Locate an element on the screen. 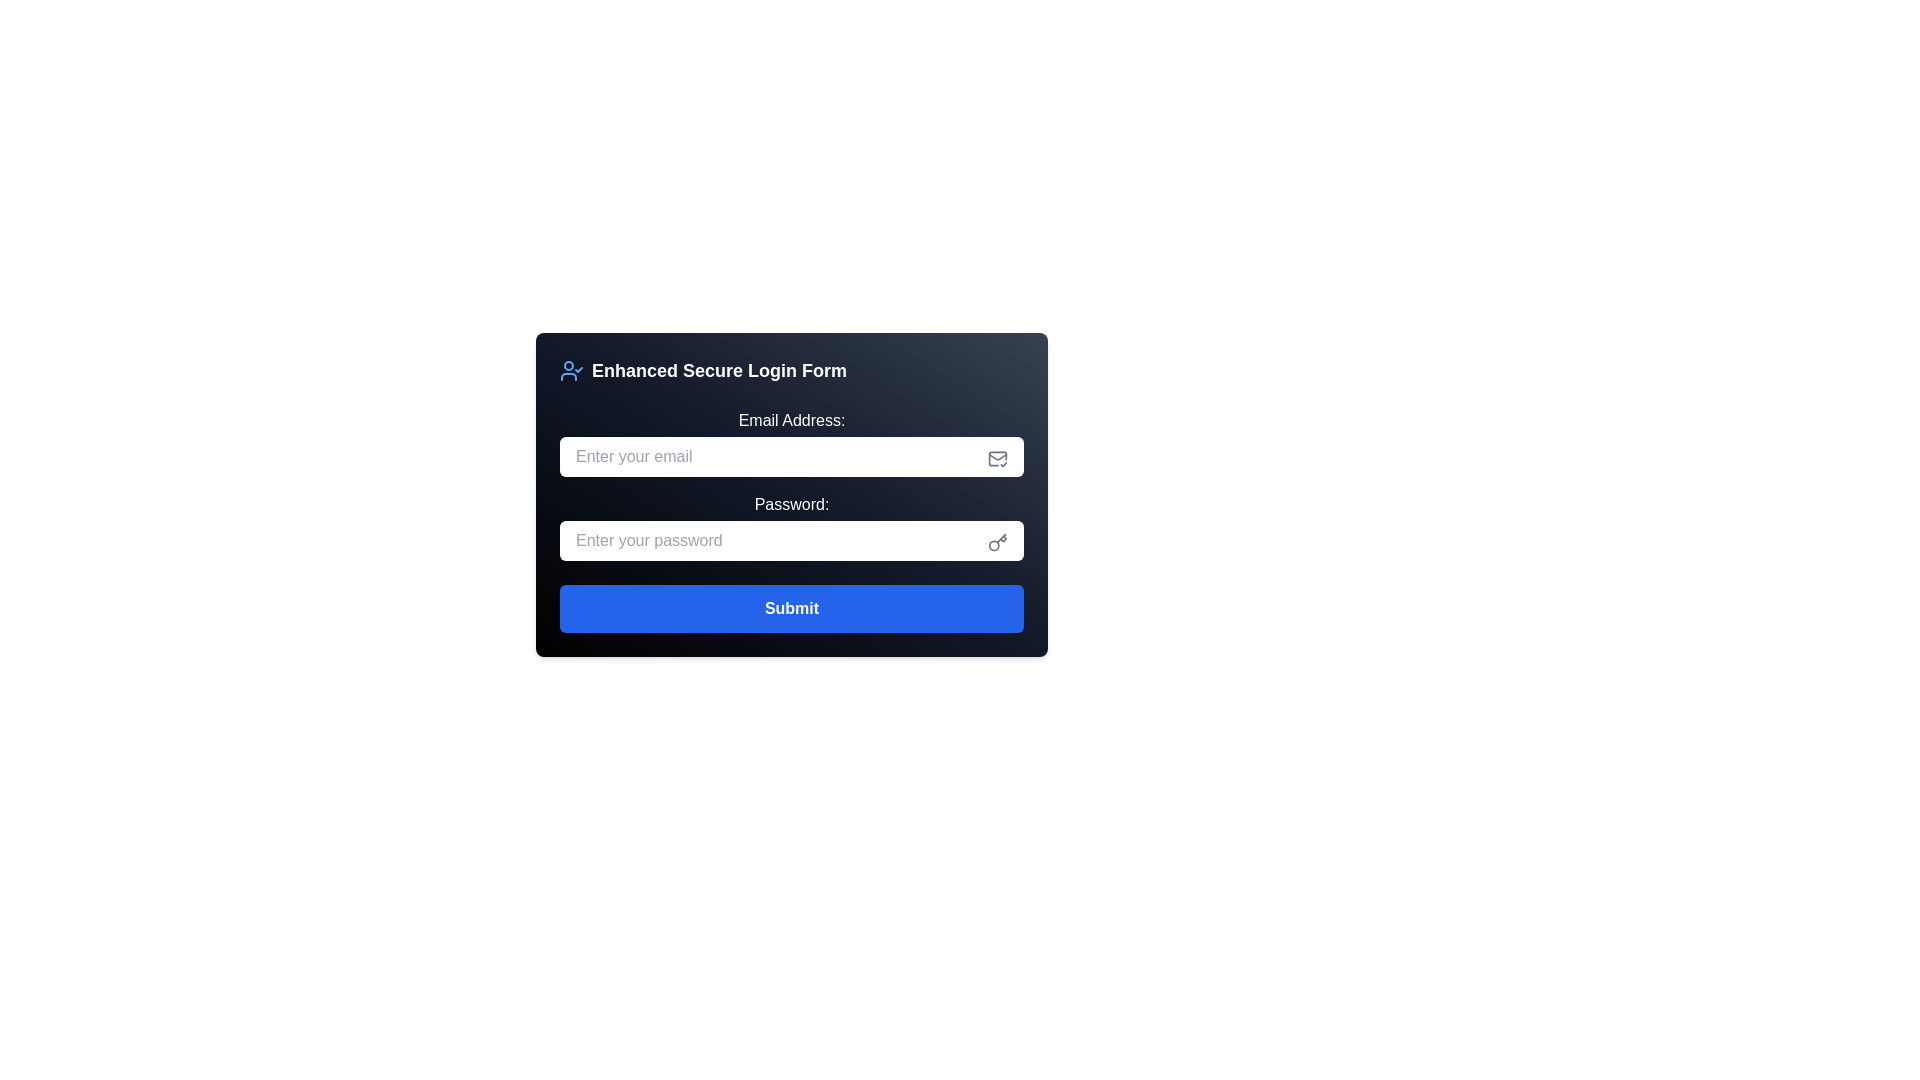  the label displaying 'Password:' which is styled in white font and positioned directly above the password input field is located at coordinates (791, 504).